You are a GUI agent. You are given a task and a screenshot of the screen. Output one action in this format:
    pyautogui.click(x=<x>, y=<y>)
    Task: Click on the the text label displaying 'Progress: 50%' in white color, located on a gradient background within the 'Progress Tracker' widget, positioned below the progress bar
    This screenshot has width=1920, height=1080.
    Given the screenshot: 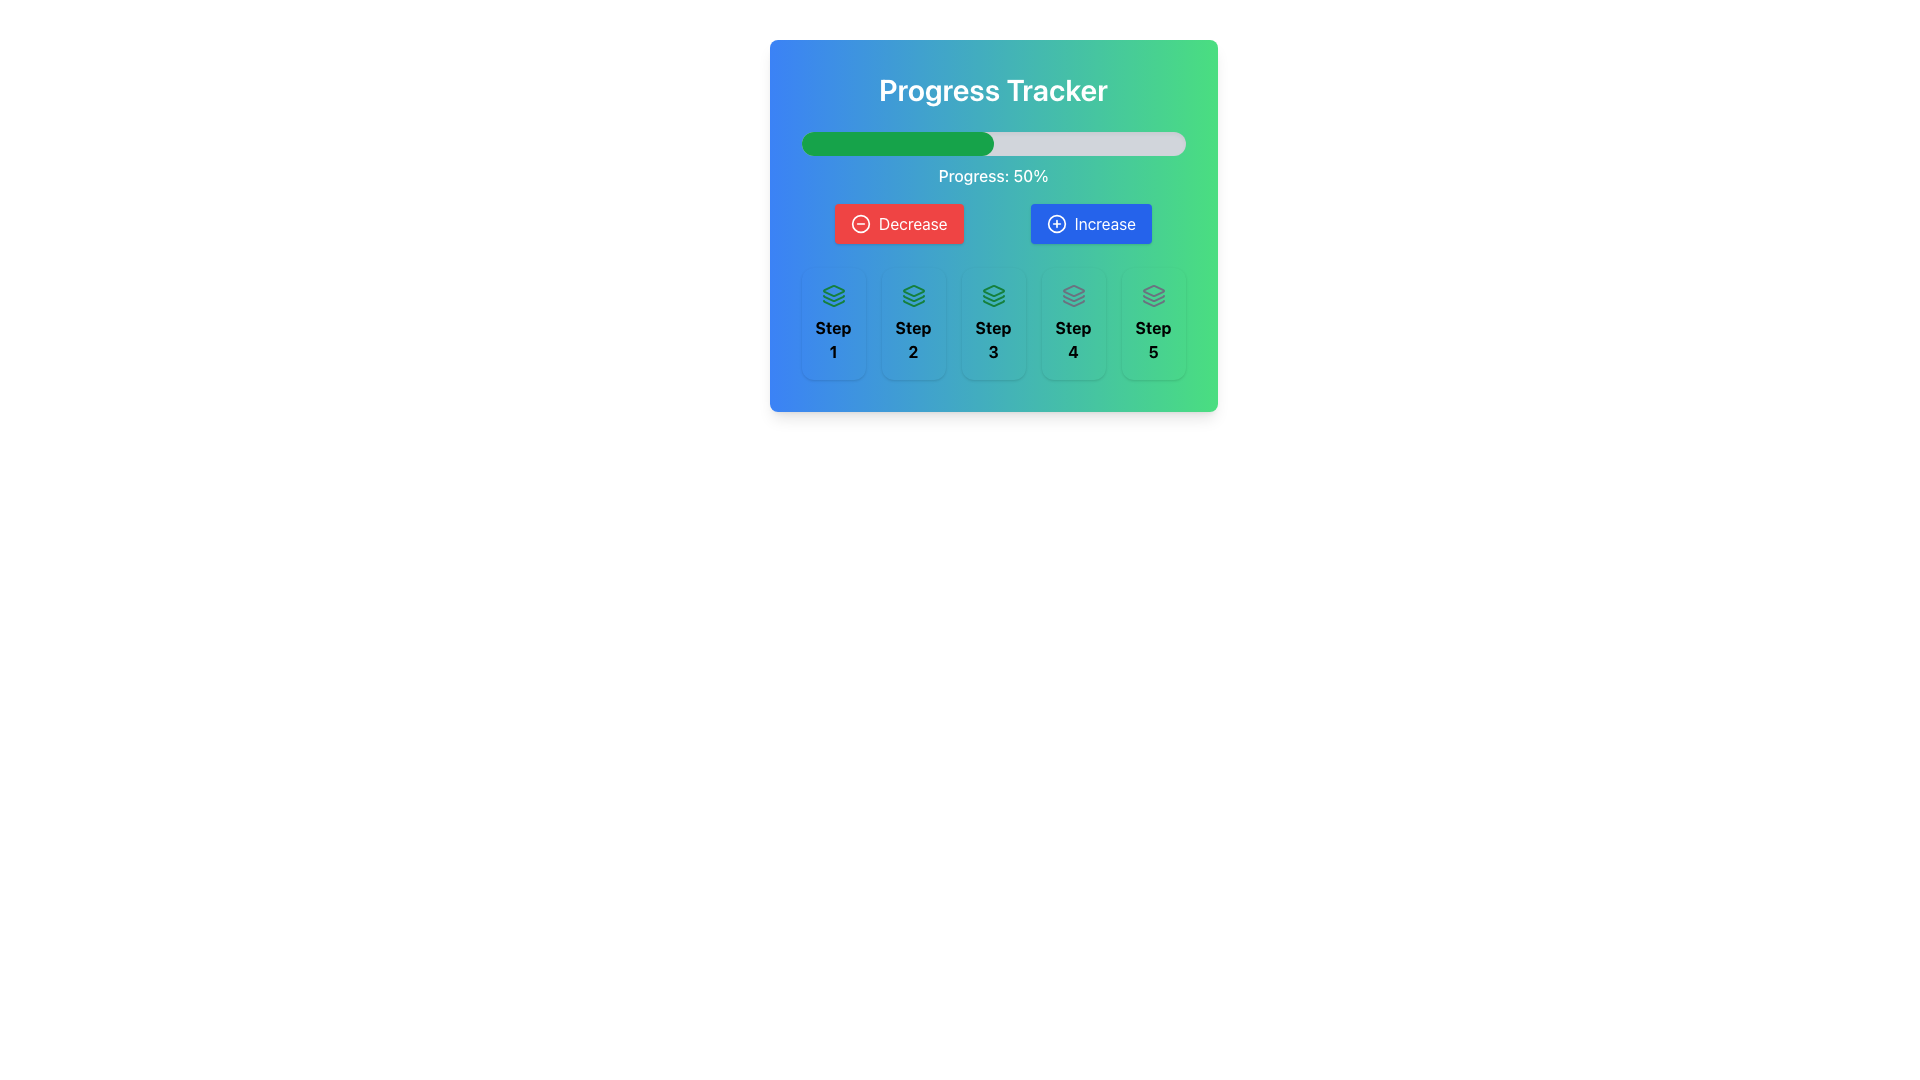 What is the action you would take?
    pyautogui.click(x=993, y=175)
    